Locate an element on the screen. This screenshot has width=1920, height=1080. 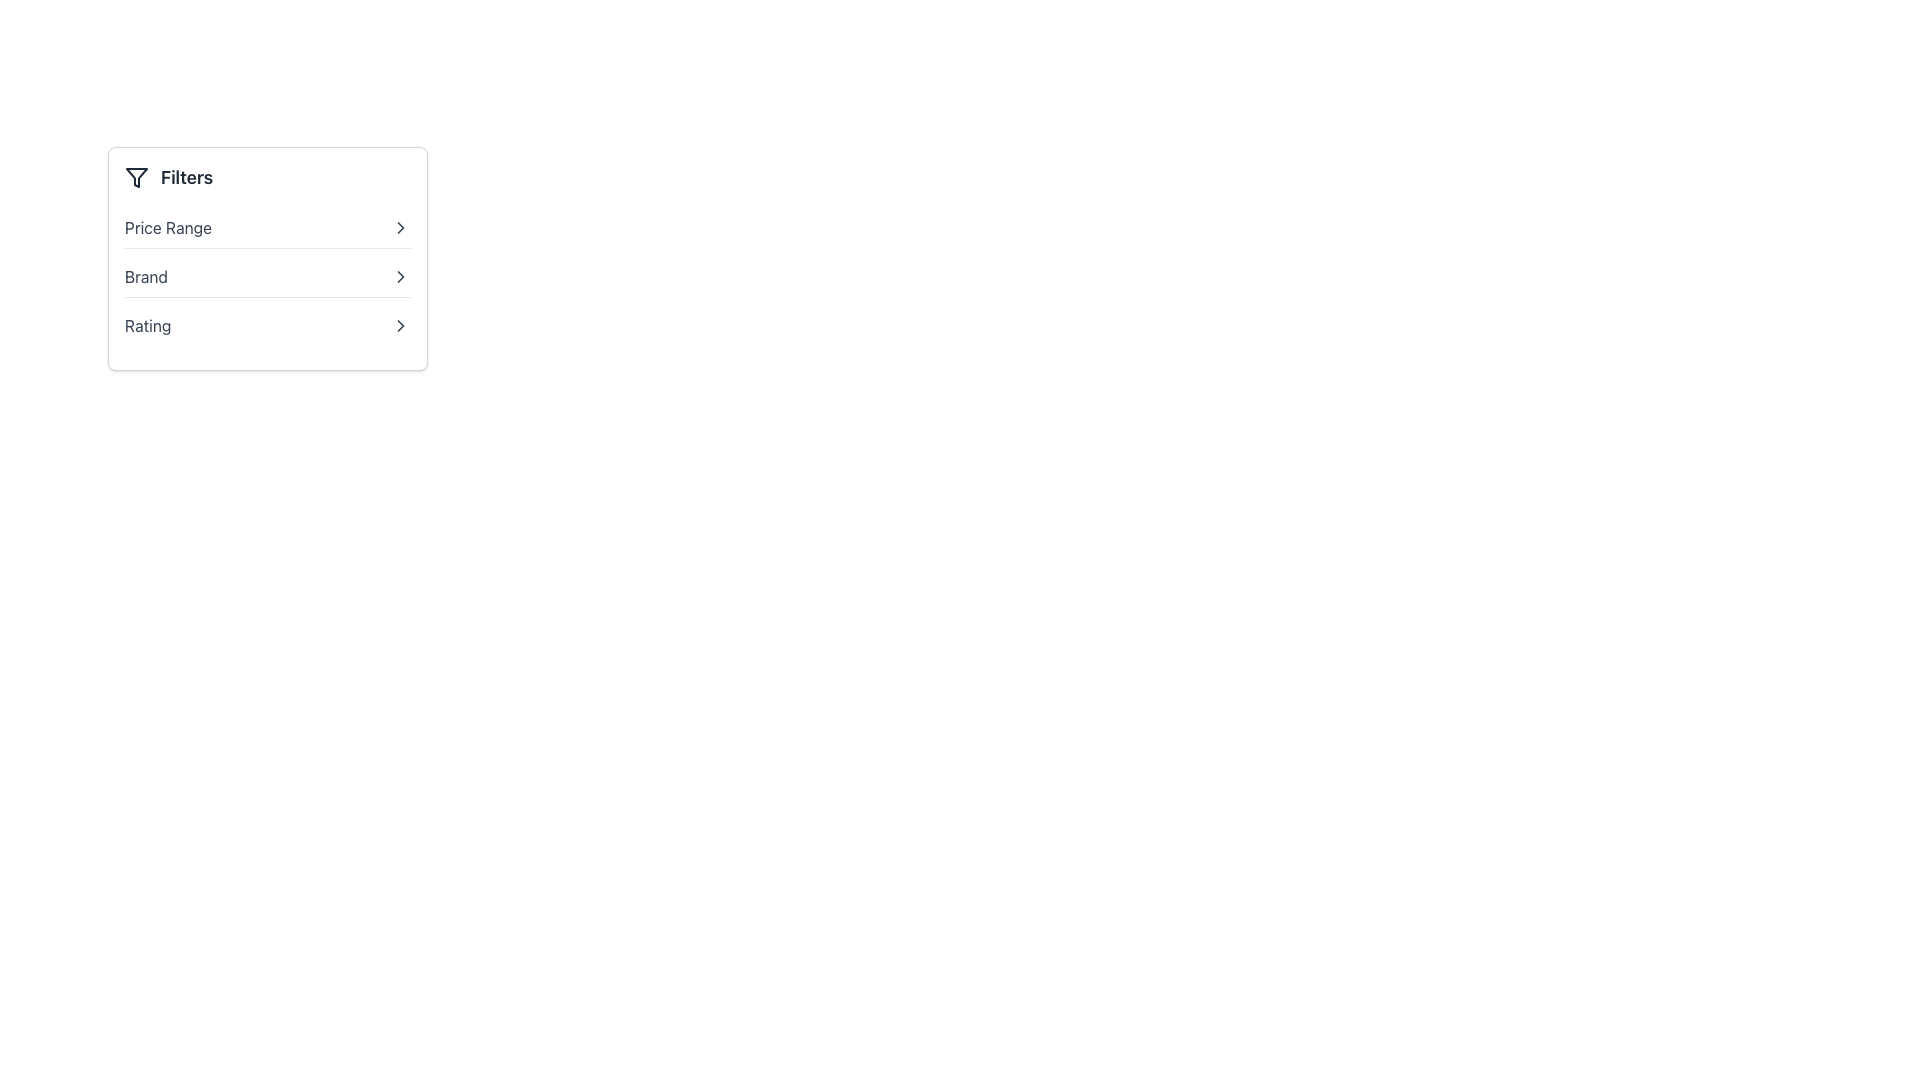
the funnel icon located to the left of the 'Filters' label is located at coordinates (136, 176).